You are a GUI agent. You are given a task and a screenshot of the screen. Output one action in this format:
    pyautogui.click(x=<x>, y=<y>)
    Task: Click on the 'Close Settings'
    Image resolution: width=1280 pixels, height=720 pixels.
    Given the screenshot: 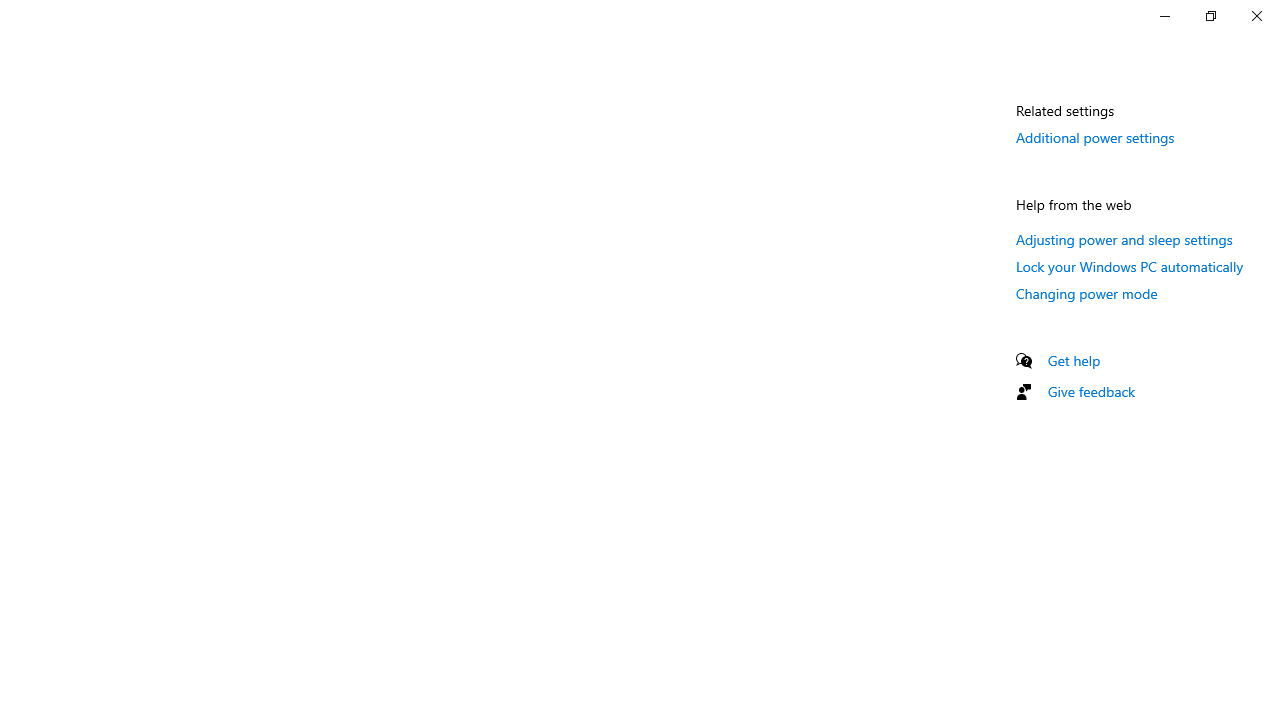 What is the action you would take?
    pyautogui.click(x=1255, y=15)
    